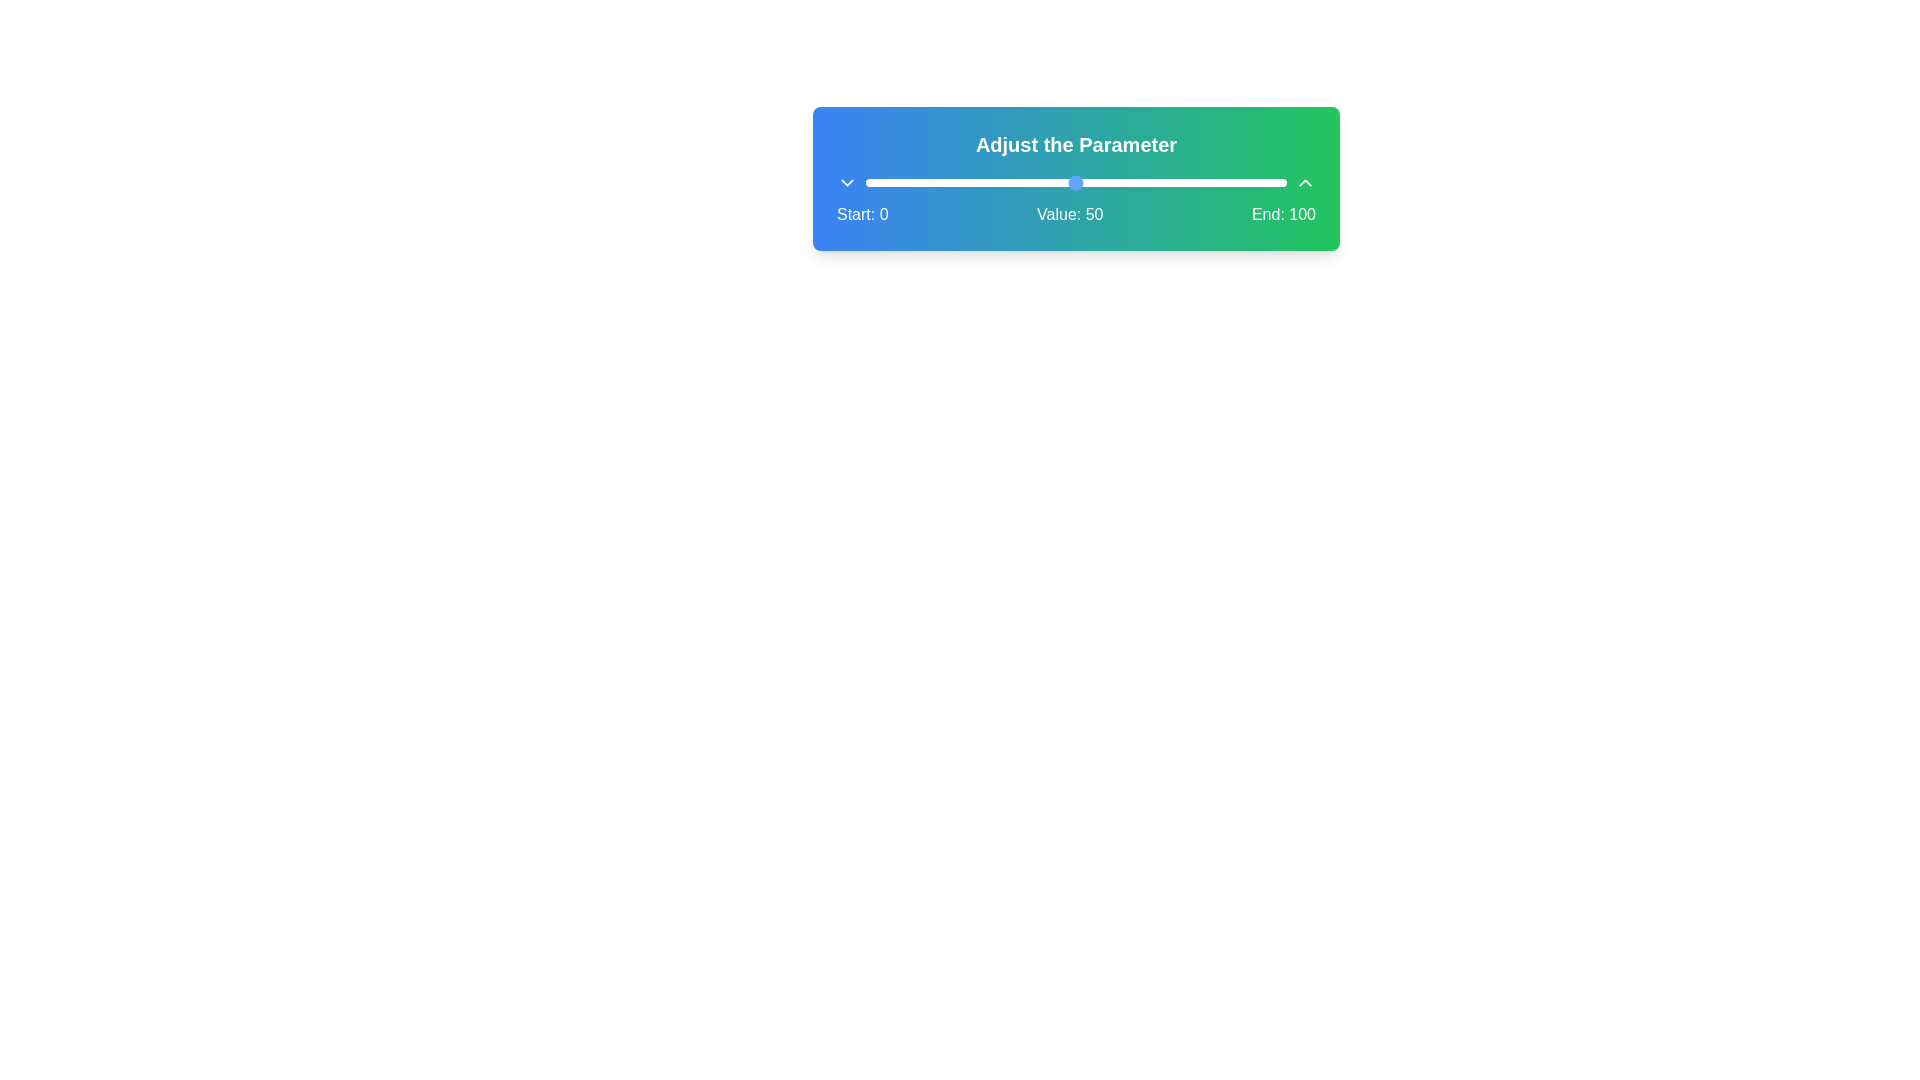 The image size is (1920, 1080). Describe the element at coordinates (862, 215) in the screenshot. I see `the static text label displaying 'Start: 0', located at the leftmost position among three labeled indicators within a gradient rectangular area` at that location.